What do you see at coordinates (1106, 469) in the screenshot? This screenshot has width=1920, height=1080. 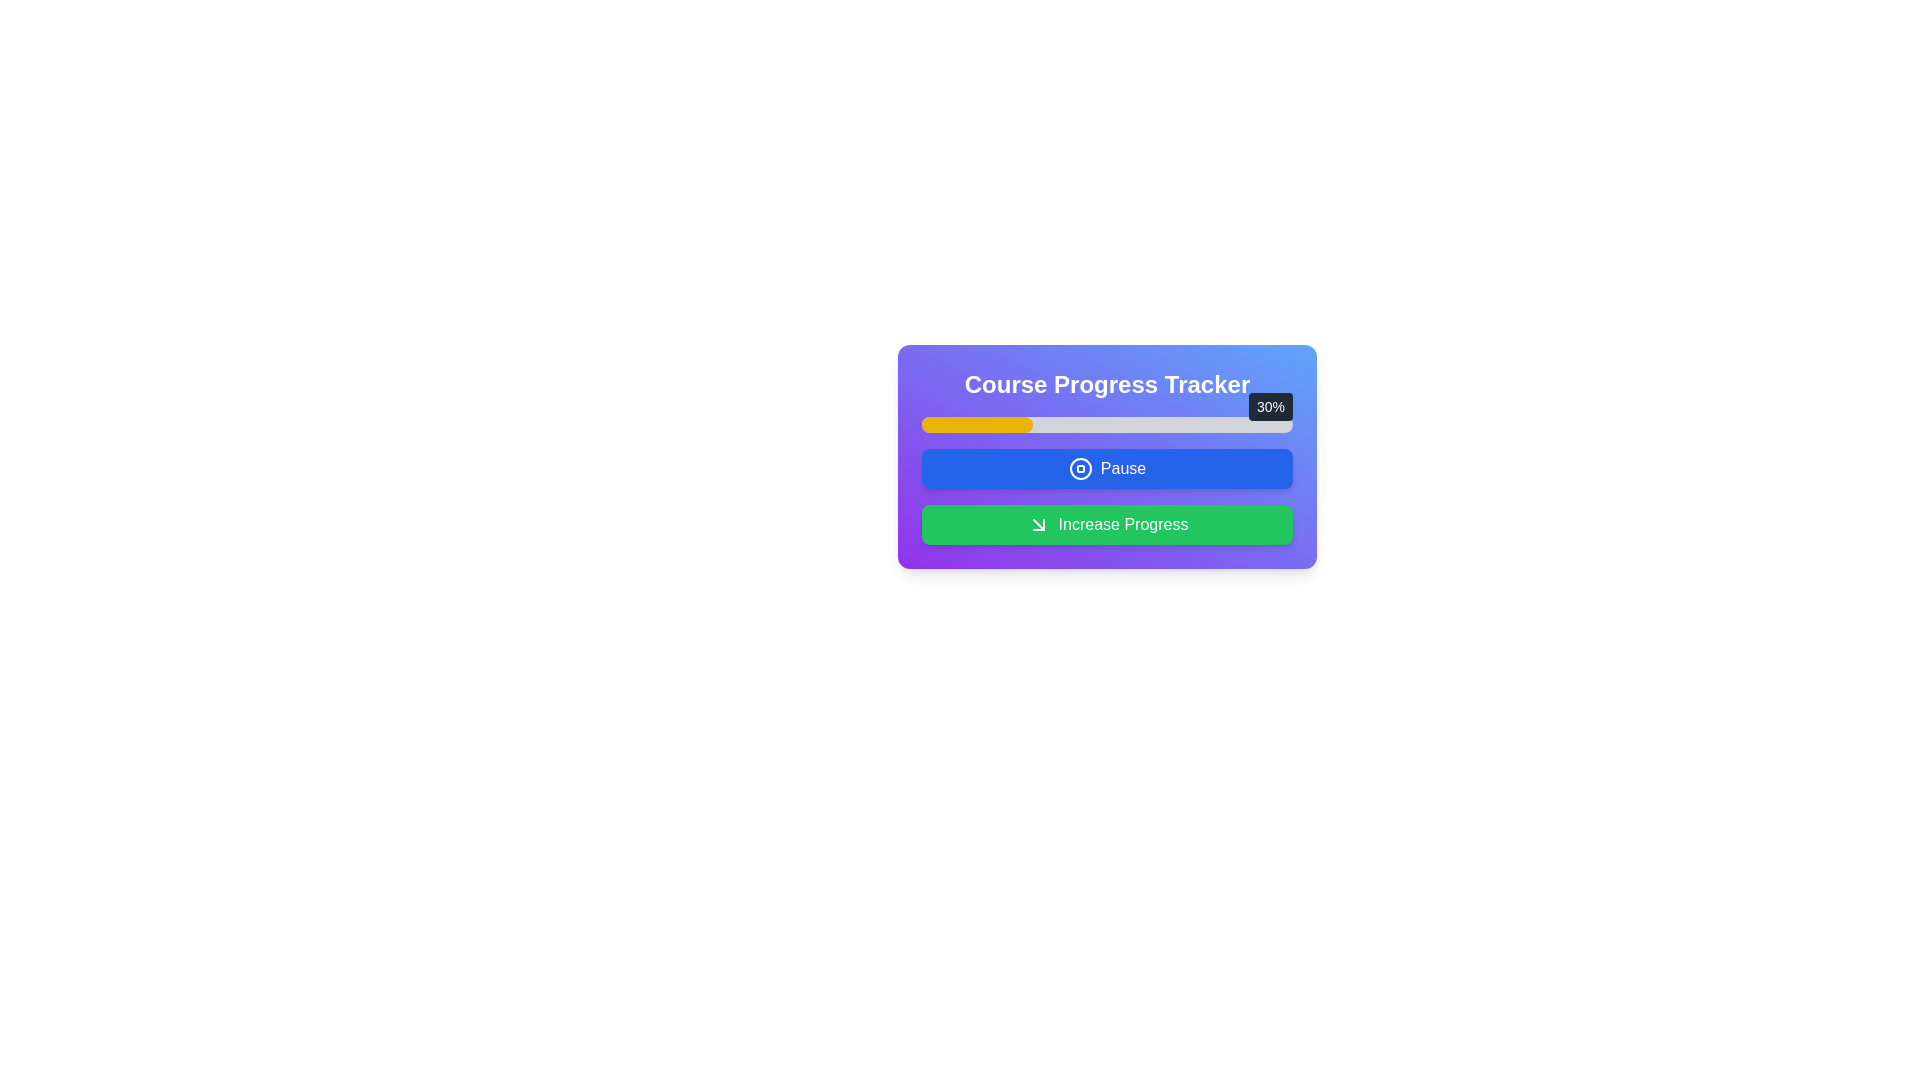 I see `the button with a blue background and white rounded corners labeled 'Pause'` at bounding box center [1106, 469].